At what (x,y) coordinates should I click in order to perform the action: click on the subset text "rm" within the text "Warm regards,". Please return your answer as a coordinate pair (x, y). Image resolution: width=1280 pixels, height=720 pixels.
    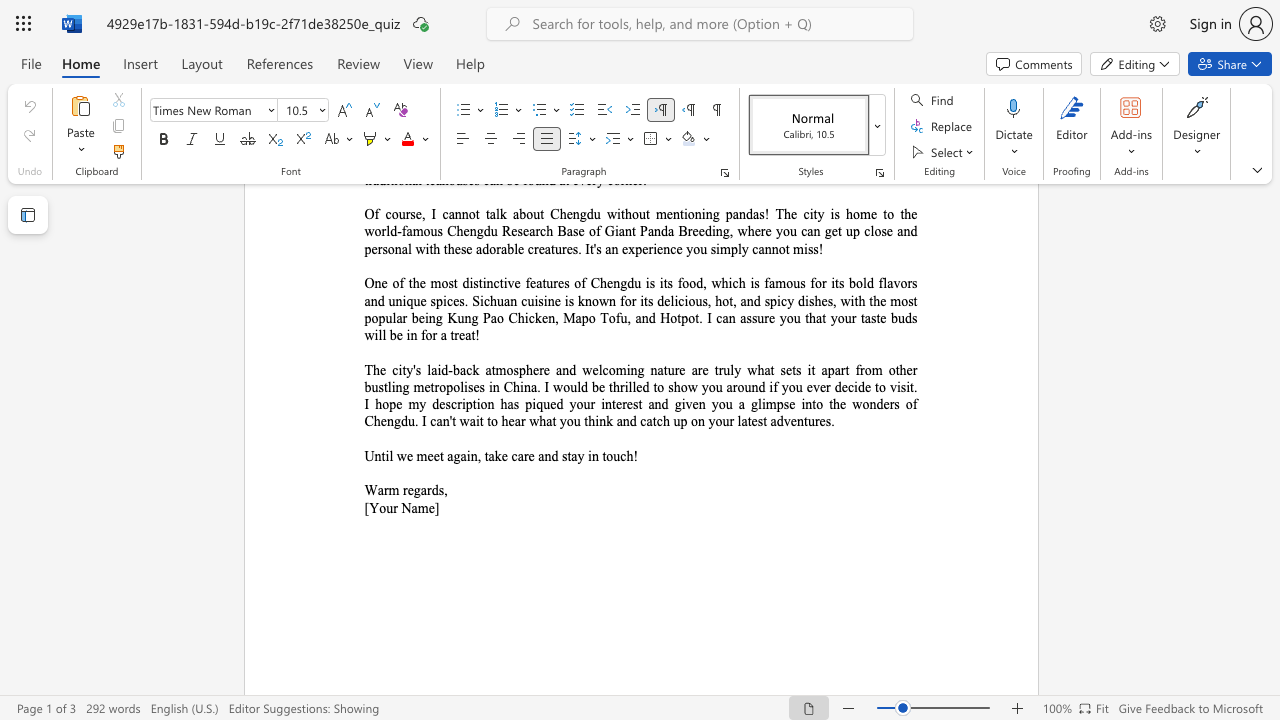
    Looking at the image, I should click on (383, 490).